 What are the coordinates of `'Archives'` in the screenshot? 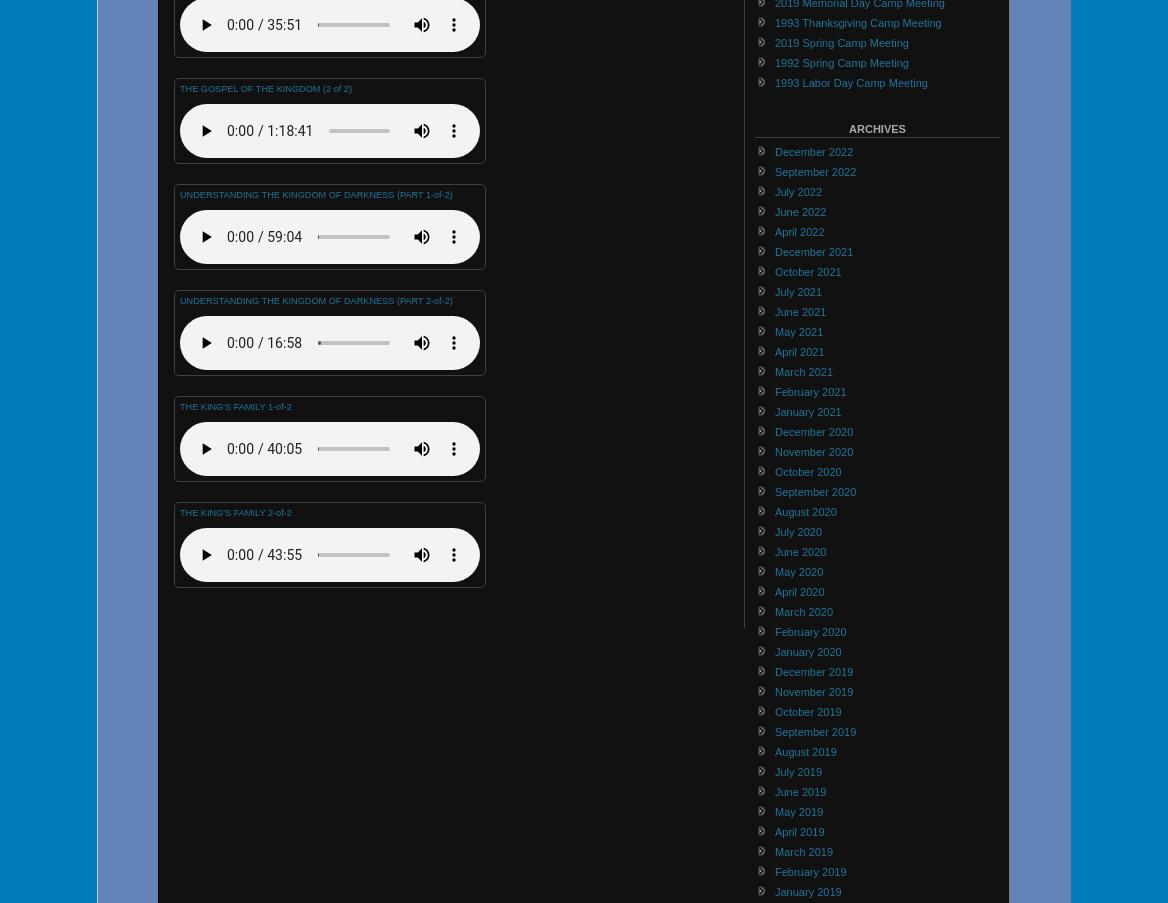 It's located at (848, 127).